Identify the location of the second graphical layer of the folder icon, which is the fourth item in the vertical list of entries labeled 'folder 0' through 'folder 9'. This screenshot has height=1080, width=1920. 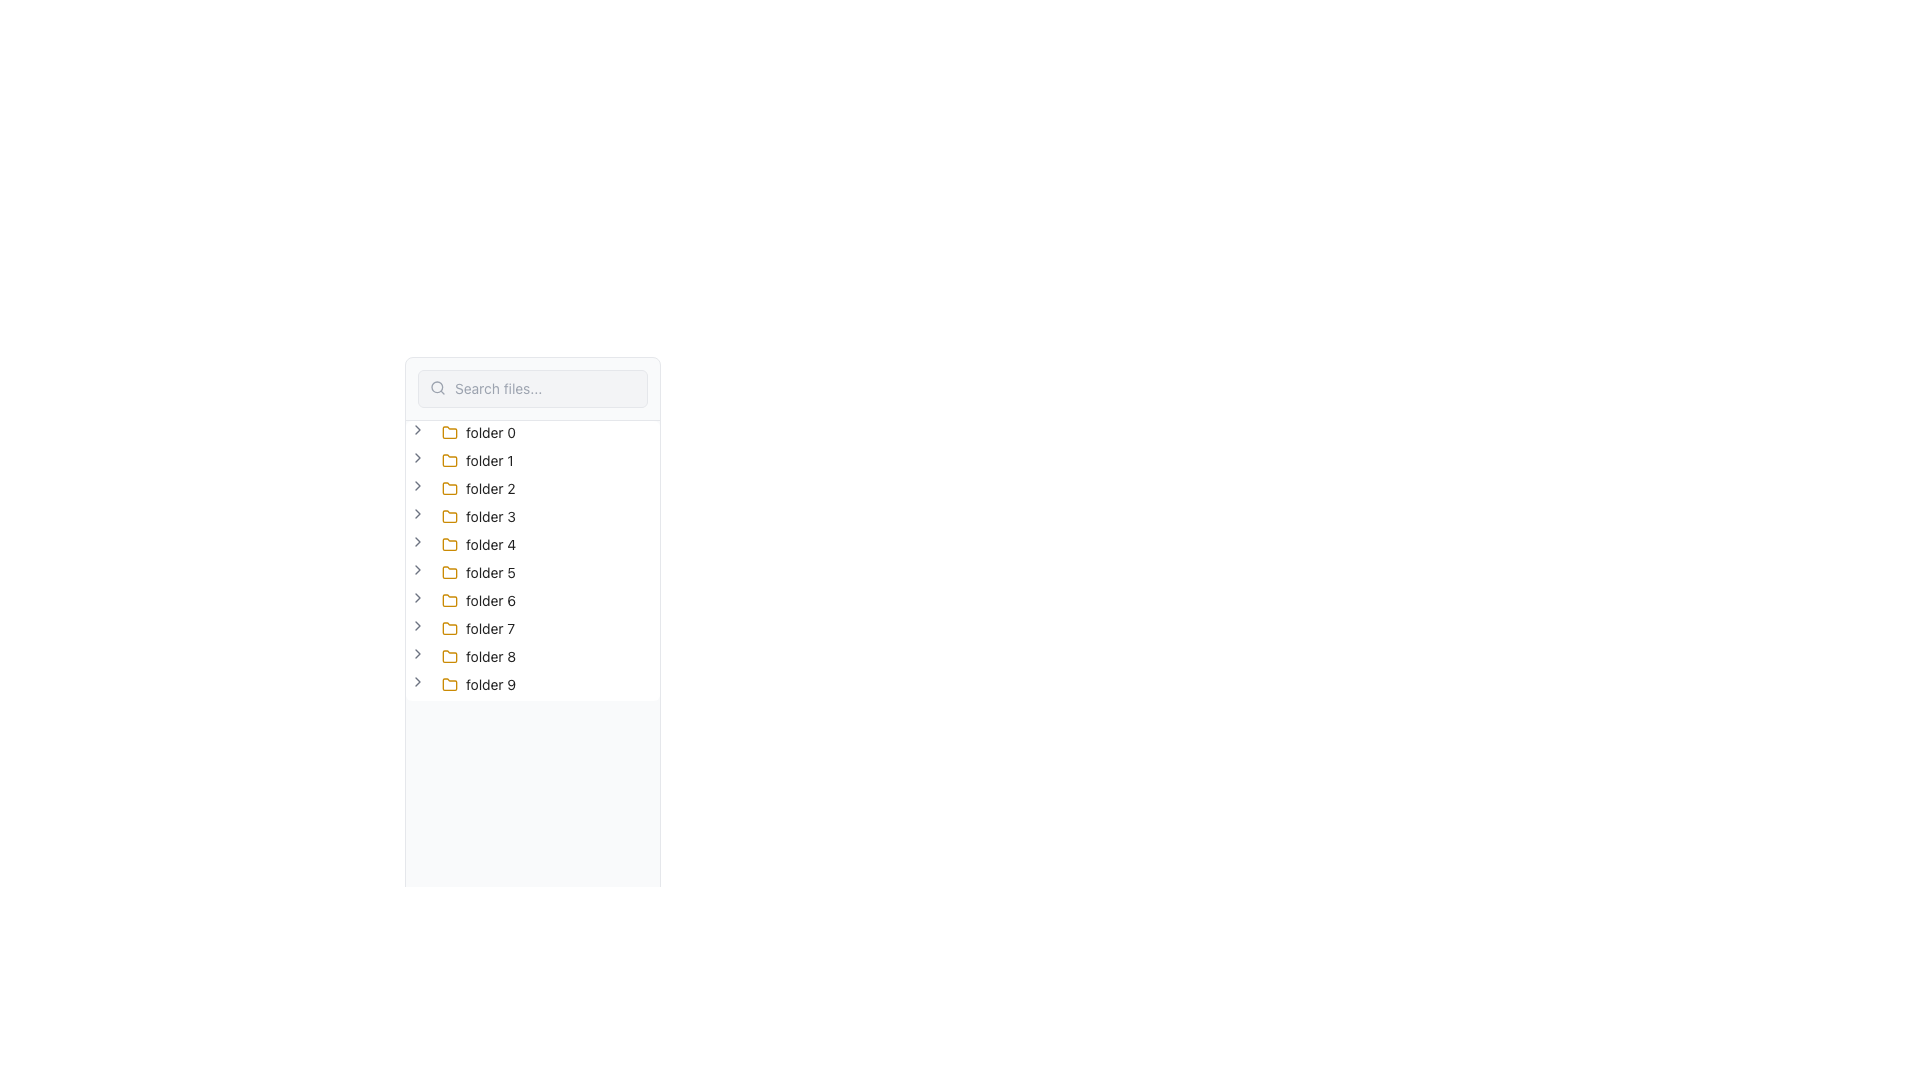
(449, 515).